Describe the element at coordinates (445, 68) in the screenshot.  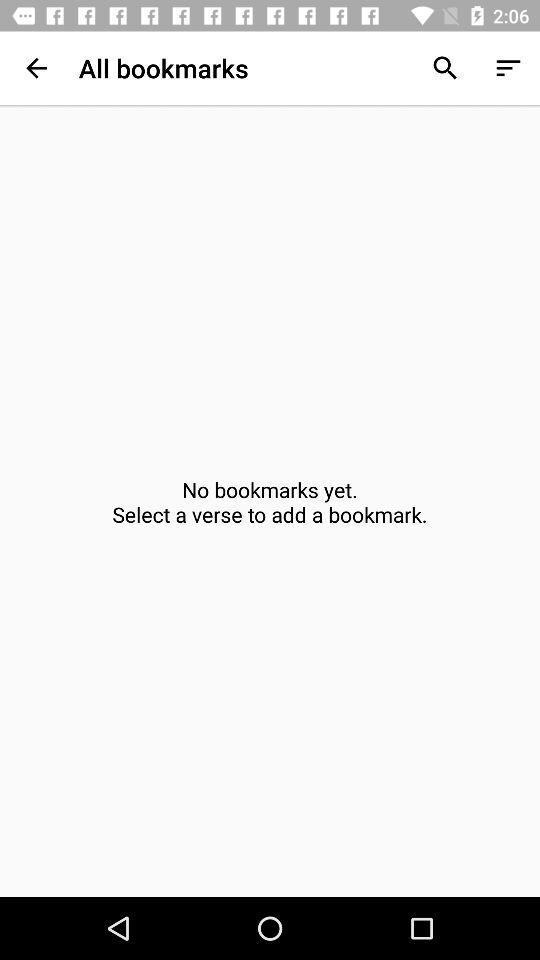
I see `item next to the all bookmarks item` at that location.